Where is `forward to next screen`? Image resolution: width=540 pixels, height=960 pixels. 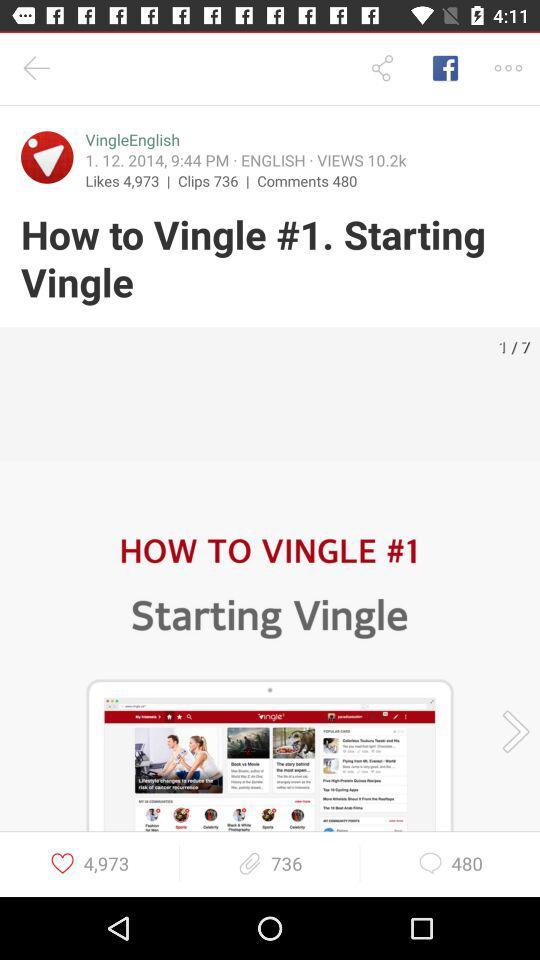 forward to next screen is located at coordinates (509, 730).